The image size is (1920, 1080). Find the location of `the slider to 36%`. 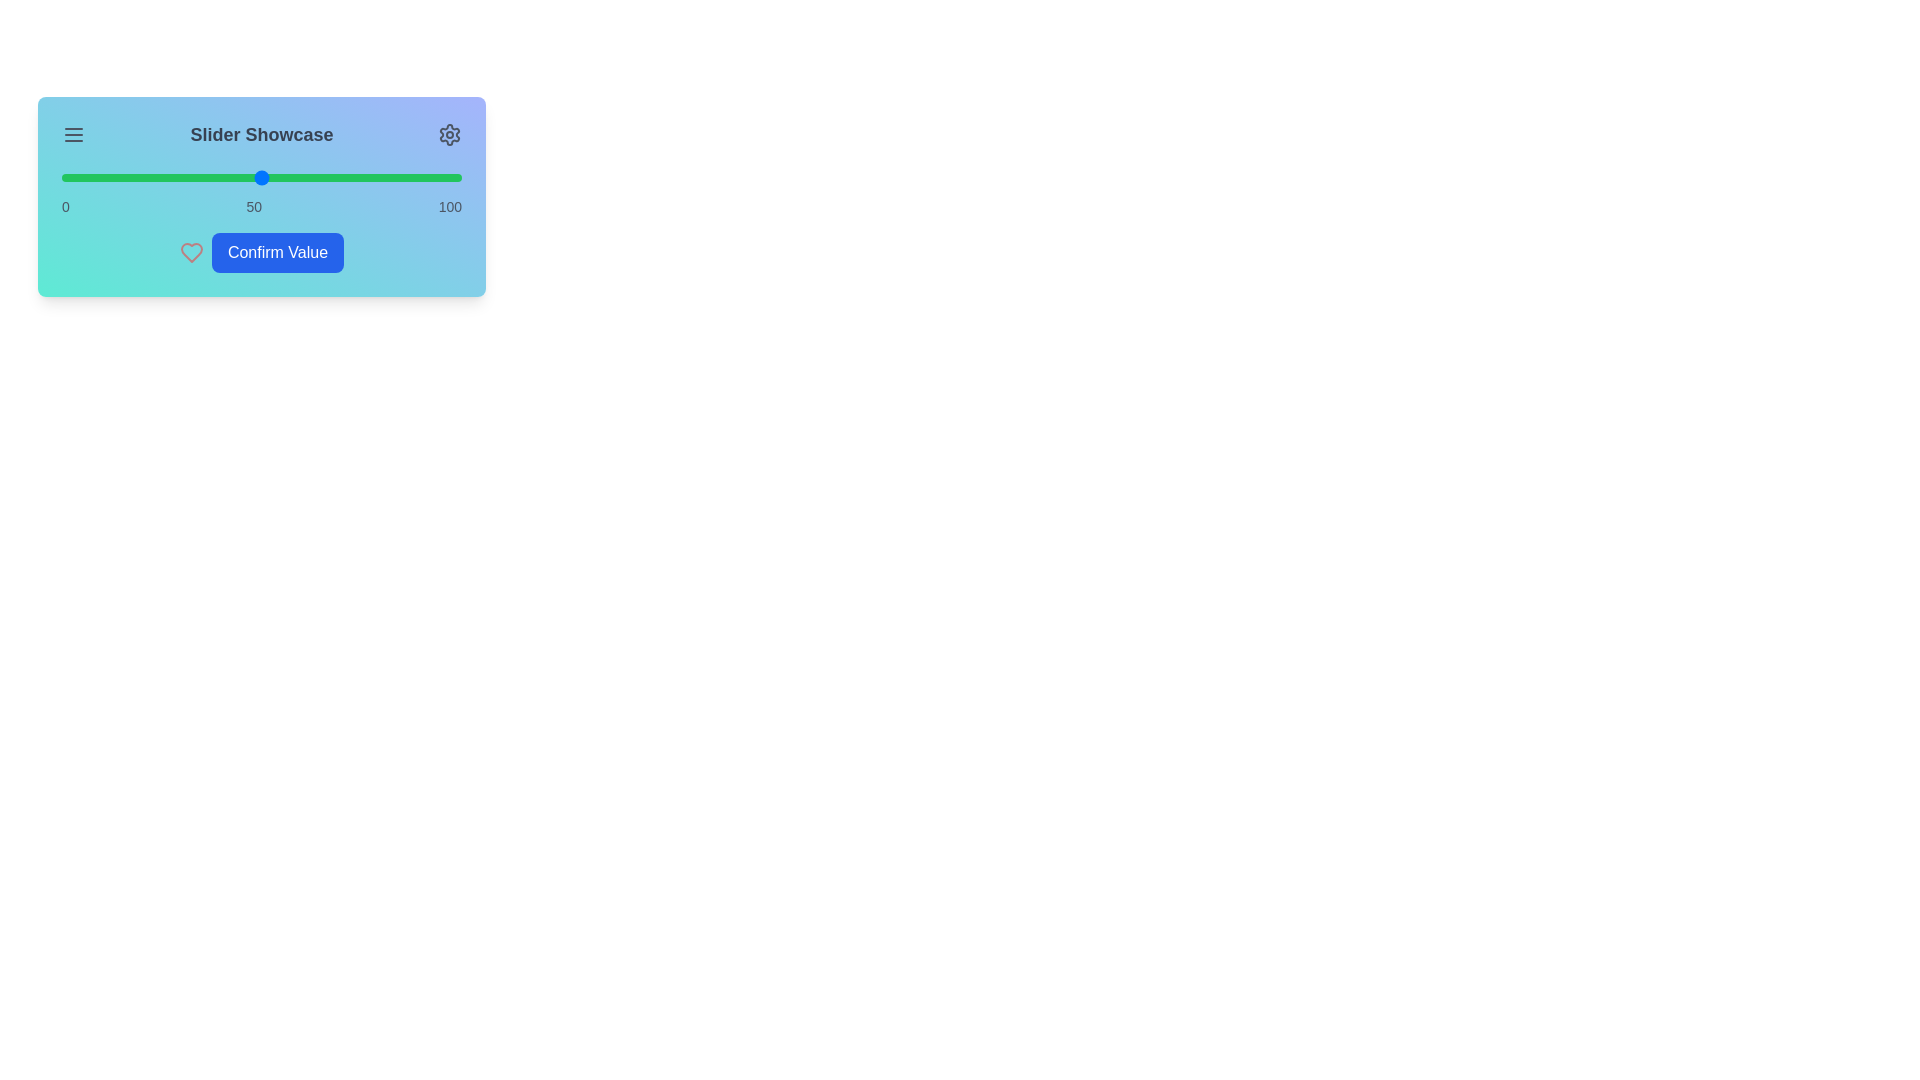

the slider to 36% is located at coordinates (206, 176).